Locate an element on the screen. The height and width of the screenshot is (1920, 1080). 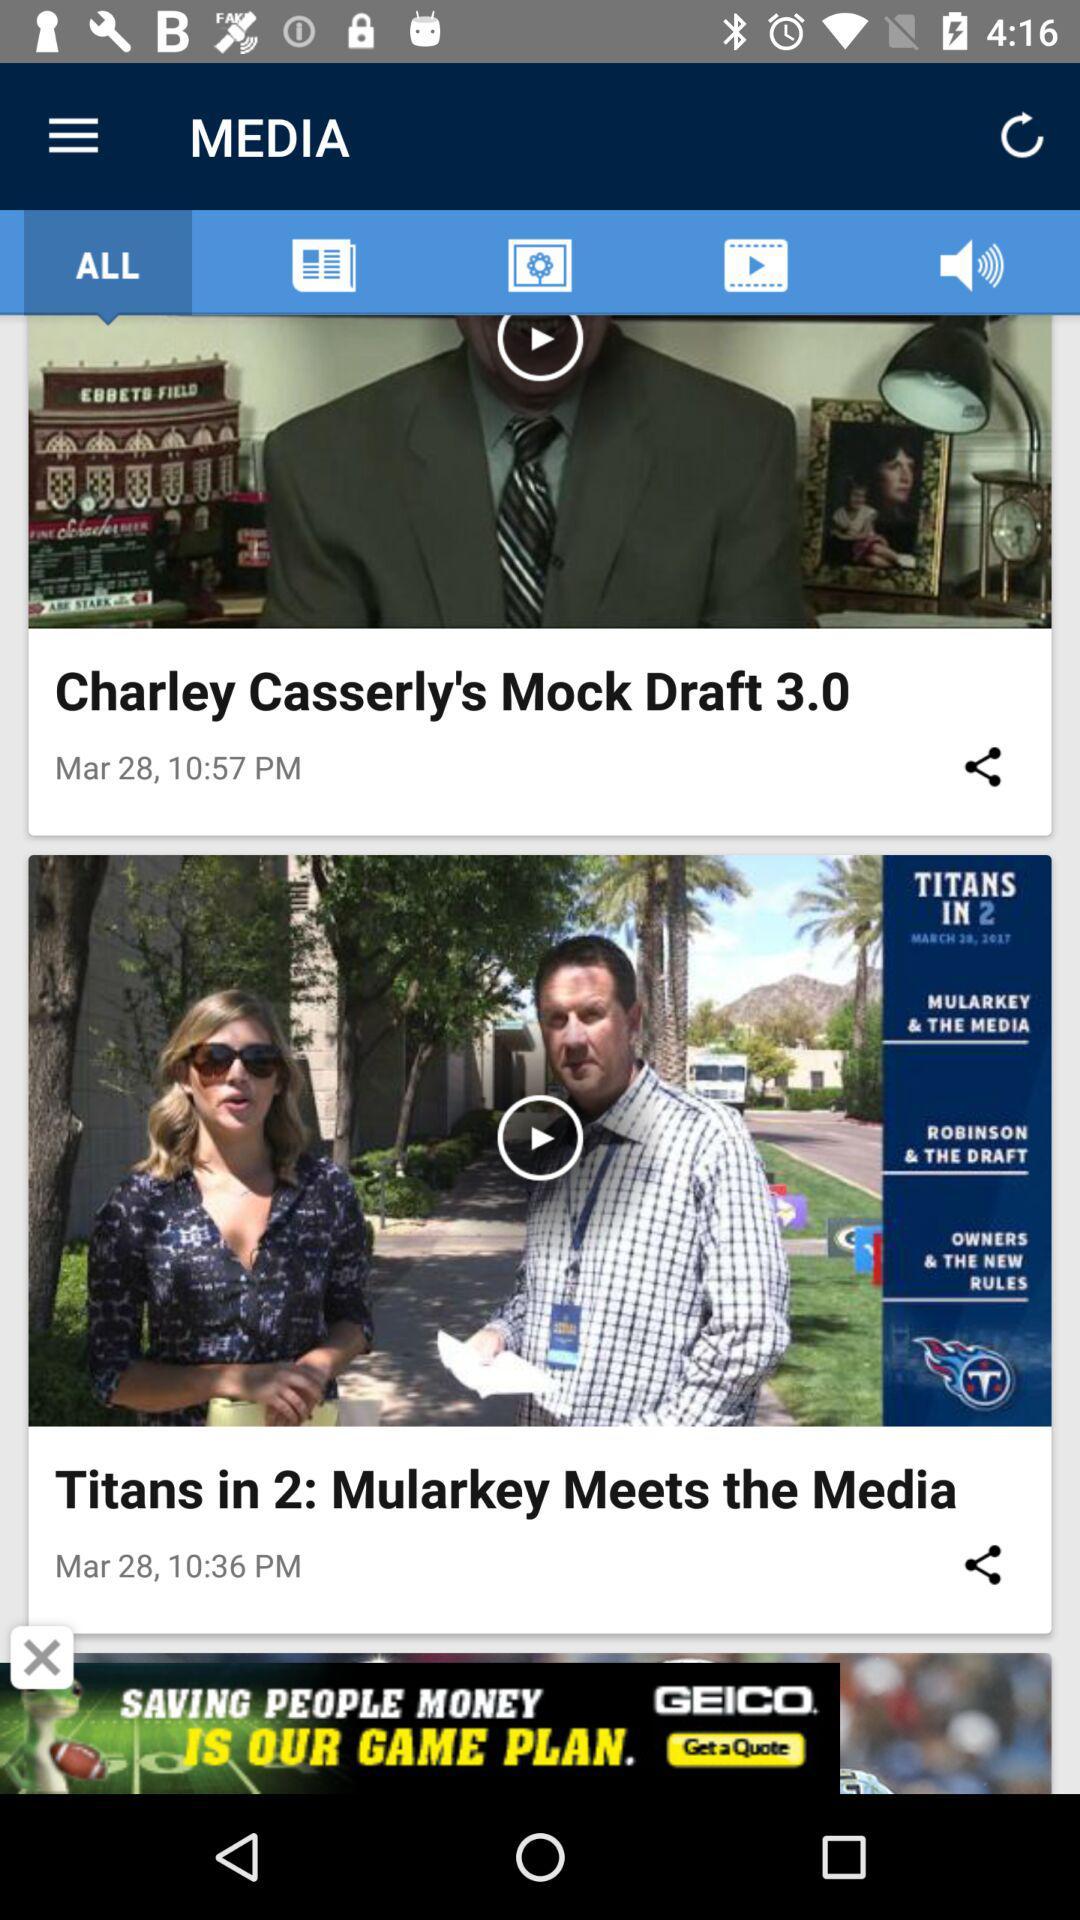
item next to media is located at coordinates (72, 135).